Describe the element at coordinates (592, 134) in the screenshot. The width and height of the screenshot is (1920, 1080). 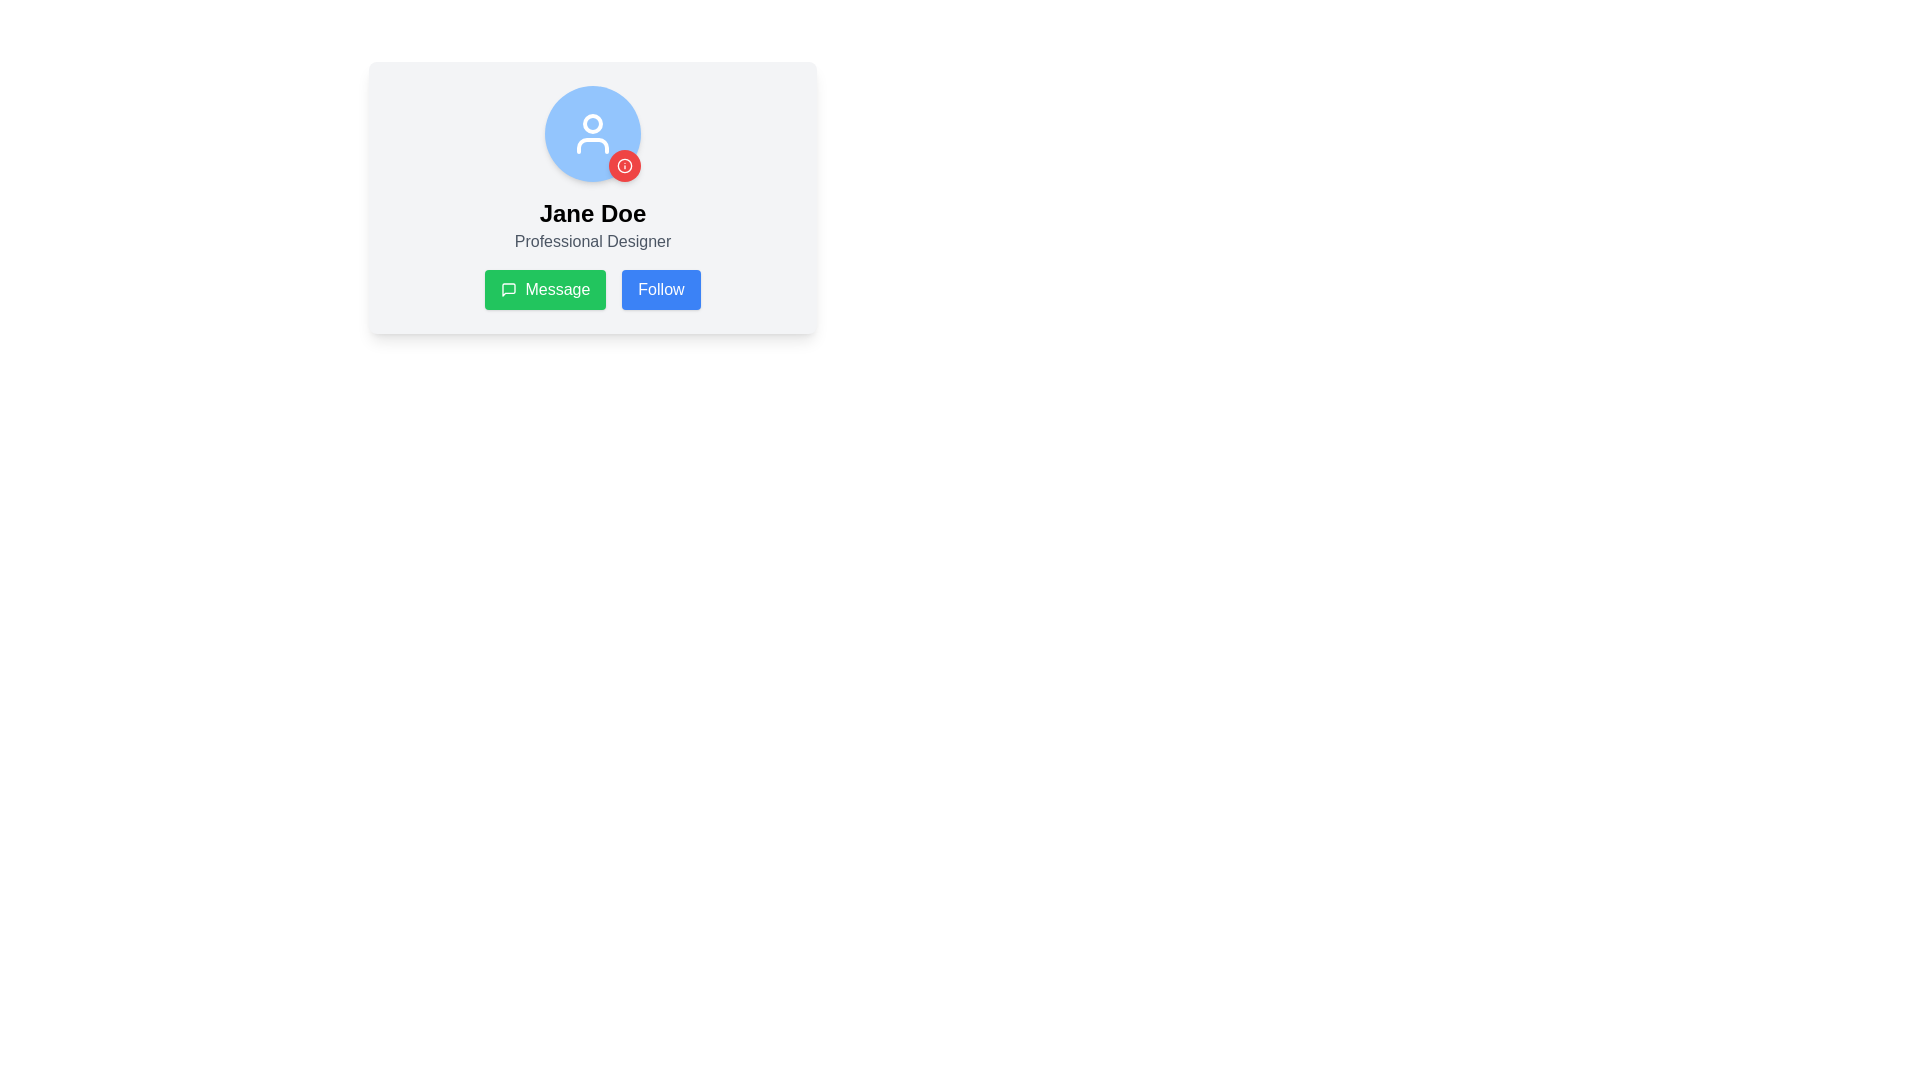
I see `the user profile icon, which is a circular badge` at that location.